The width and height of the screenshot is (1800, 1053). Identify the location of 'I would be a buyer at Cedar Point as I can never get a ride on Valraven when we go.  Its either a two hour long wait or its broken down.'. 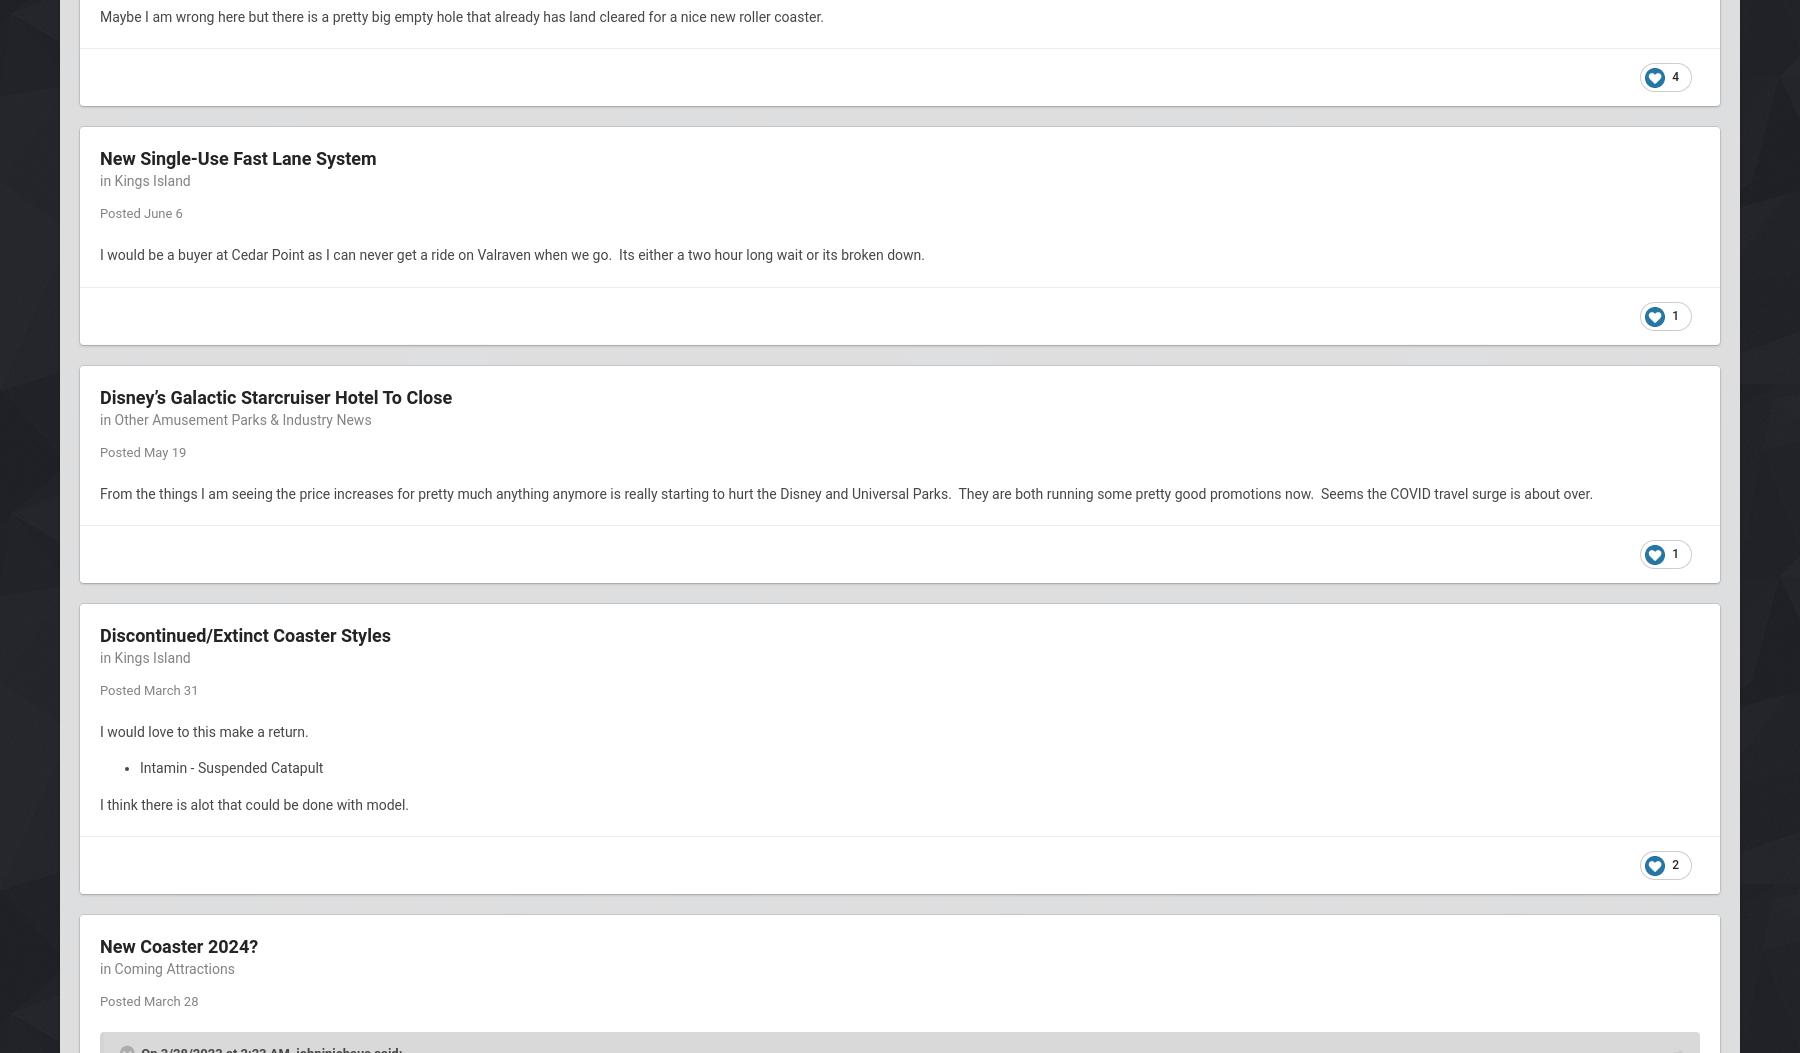
(514, 254).